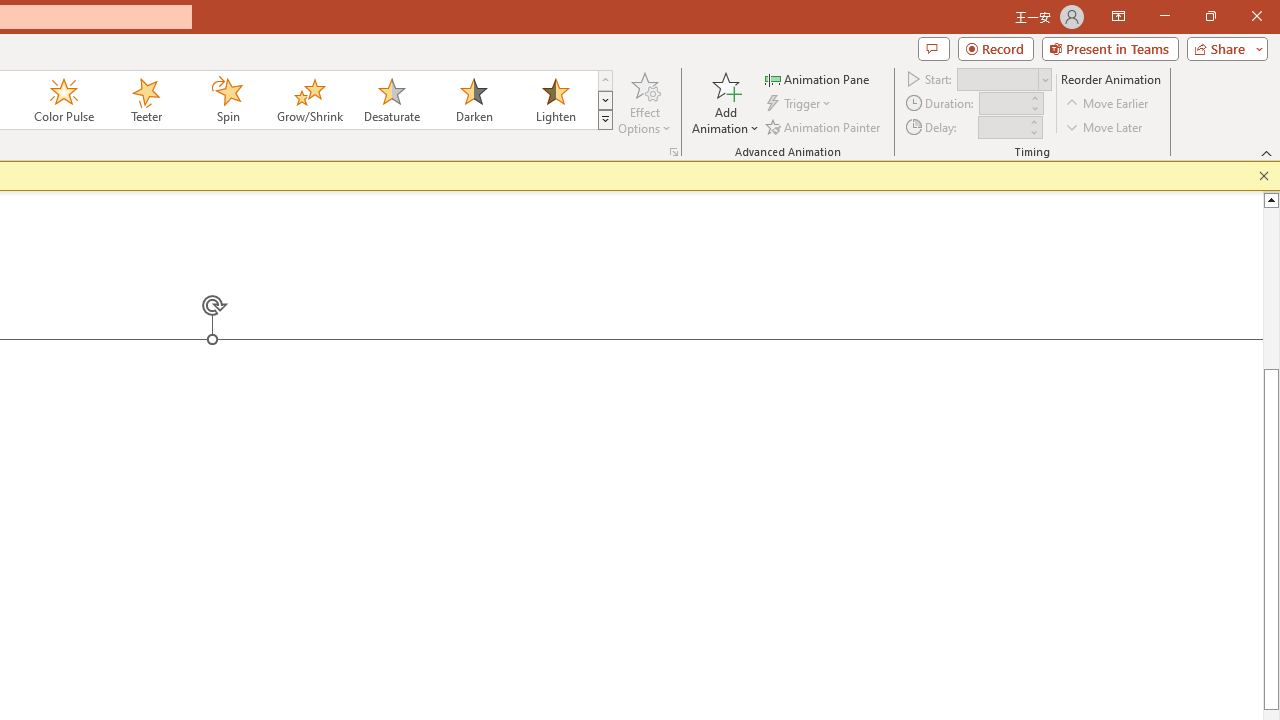  Describe the element at coordinates (308, 100) in the screenshot. I see `'Grow/Shrink'` at that location.